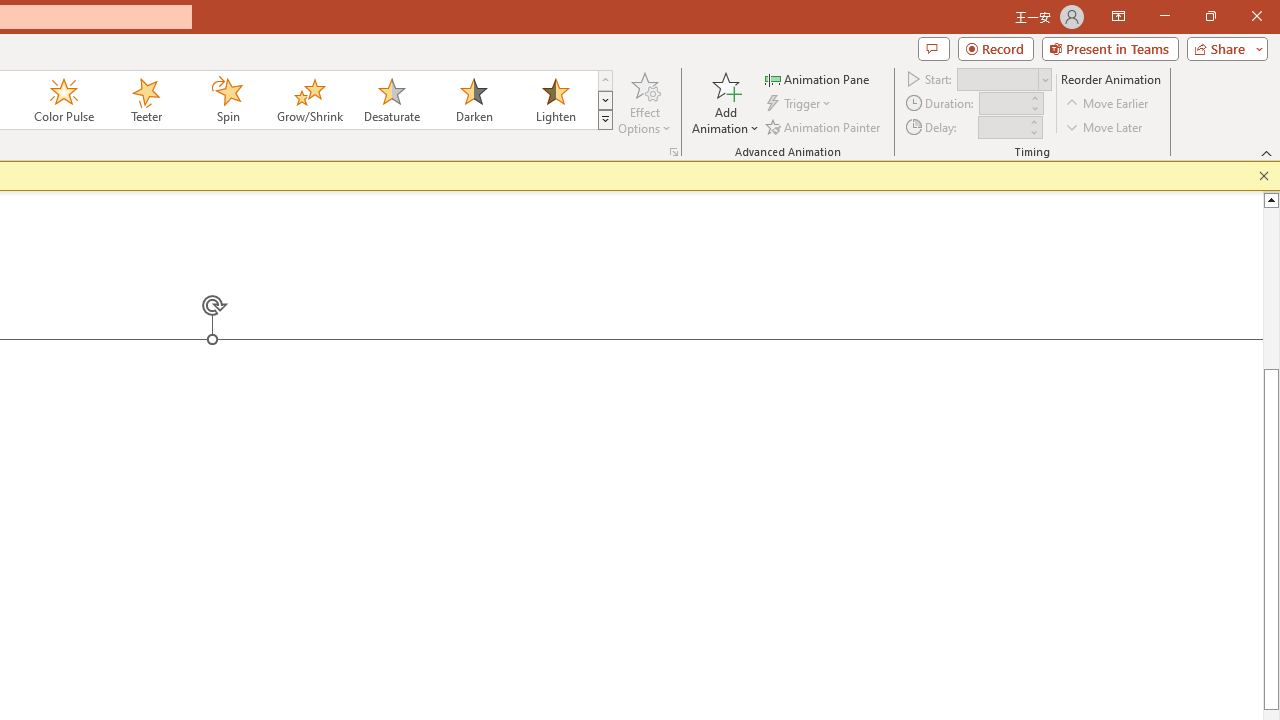  Describe the element at coordinates (308, 100) in the screenshot. I see `'Grow/Shrink'` at that location.